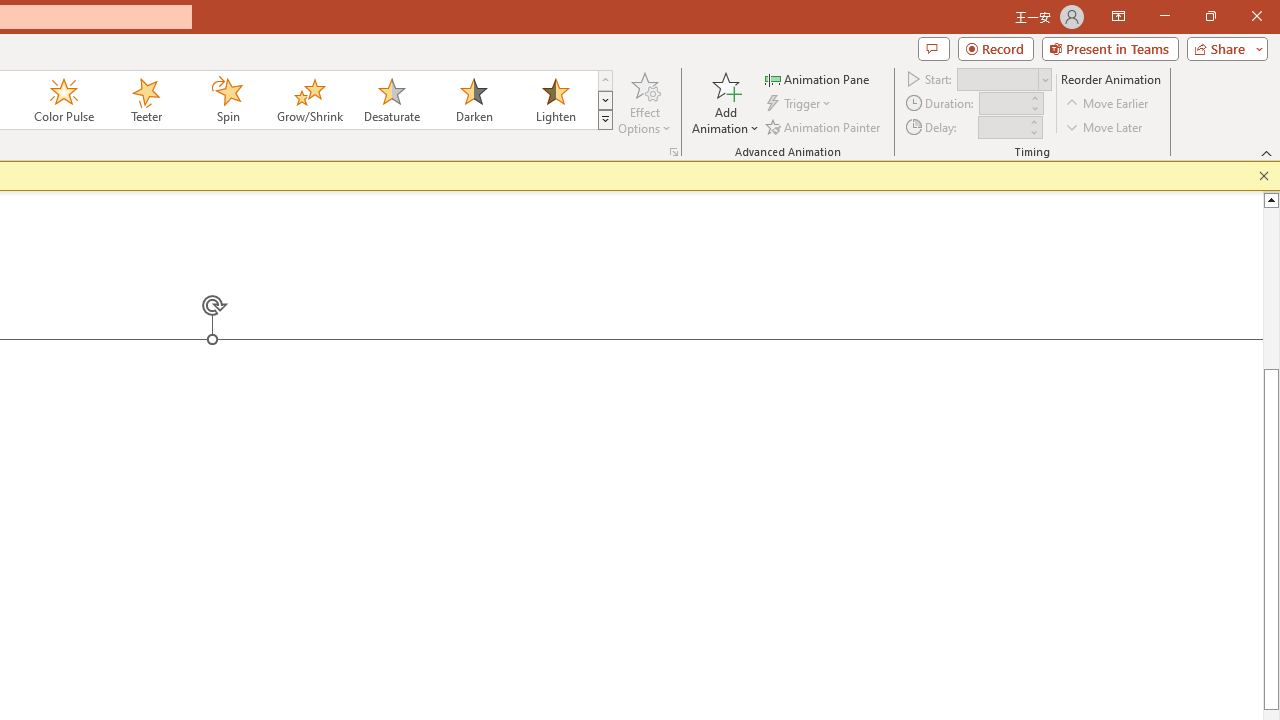  Describe the element at coordinates (308, 100) in the screenshot. I see `'Grow/Shrink'` at that location.